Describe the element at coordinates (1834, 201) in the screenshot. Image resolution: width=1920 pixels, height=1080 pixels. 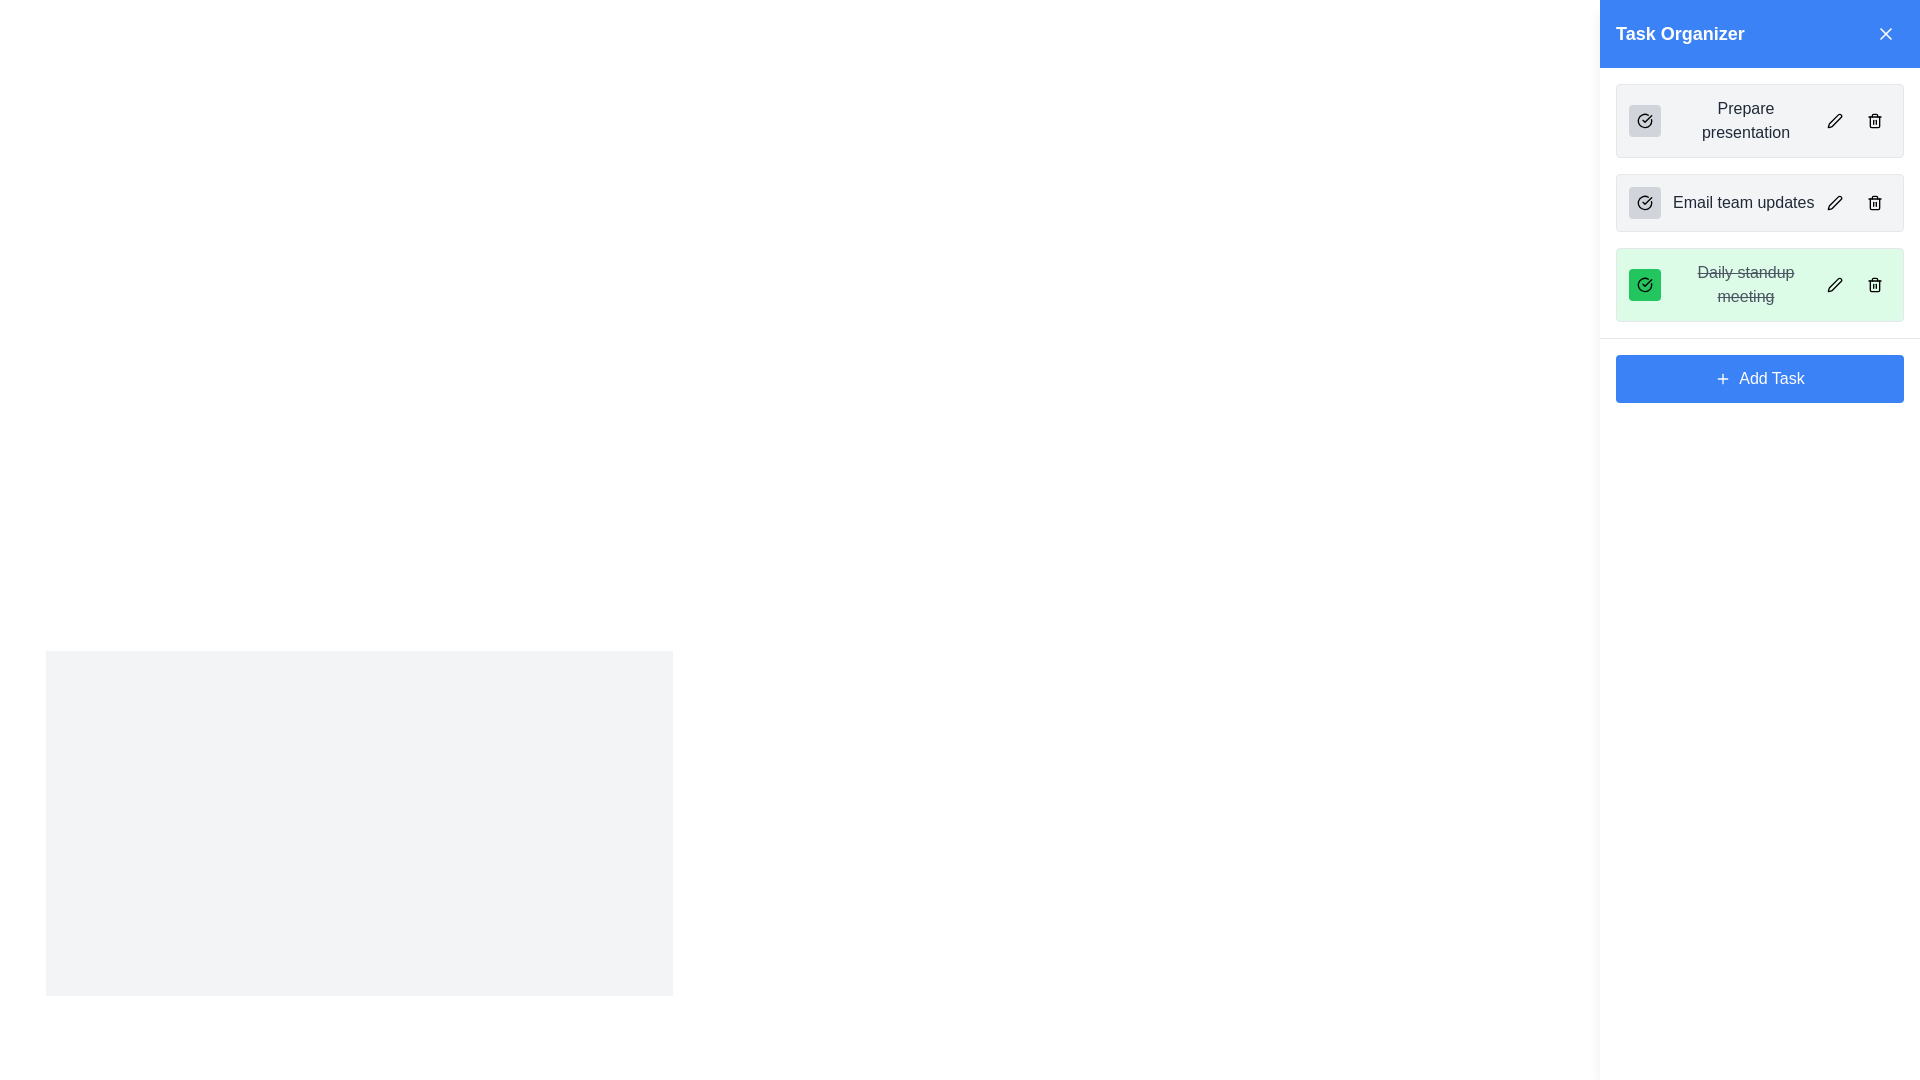
I see `the pen icon button next to the 'Email team updates' task` at that location.